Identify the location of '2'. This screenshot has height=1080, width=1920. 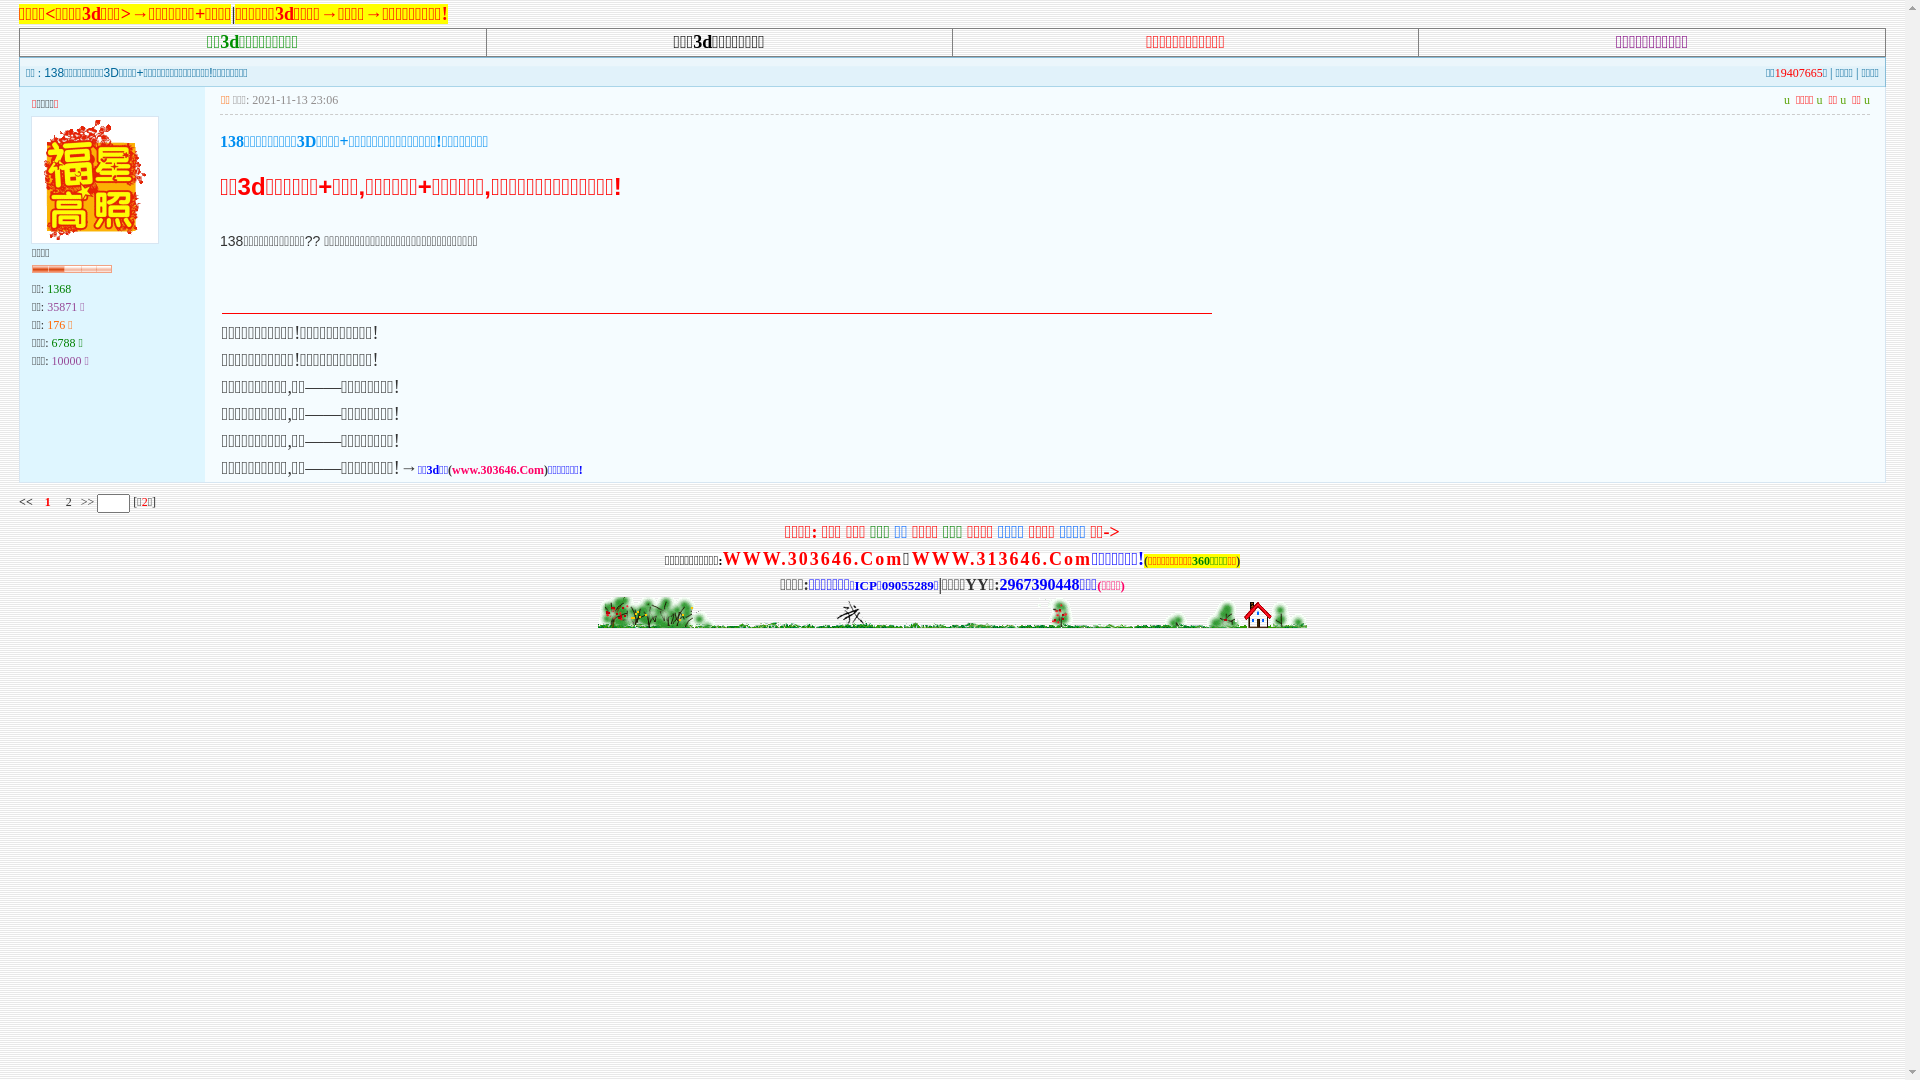
(68, 500).